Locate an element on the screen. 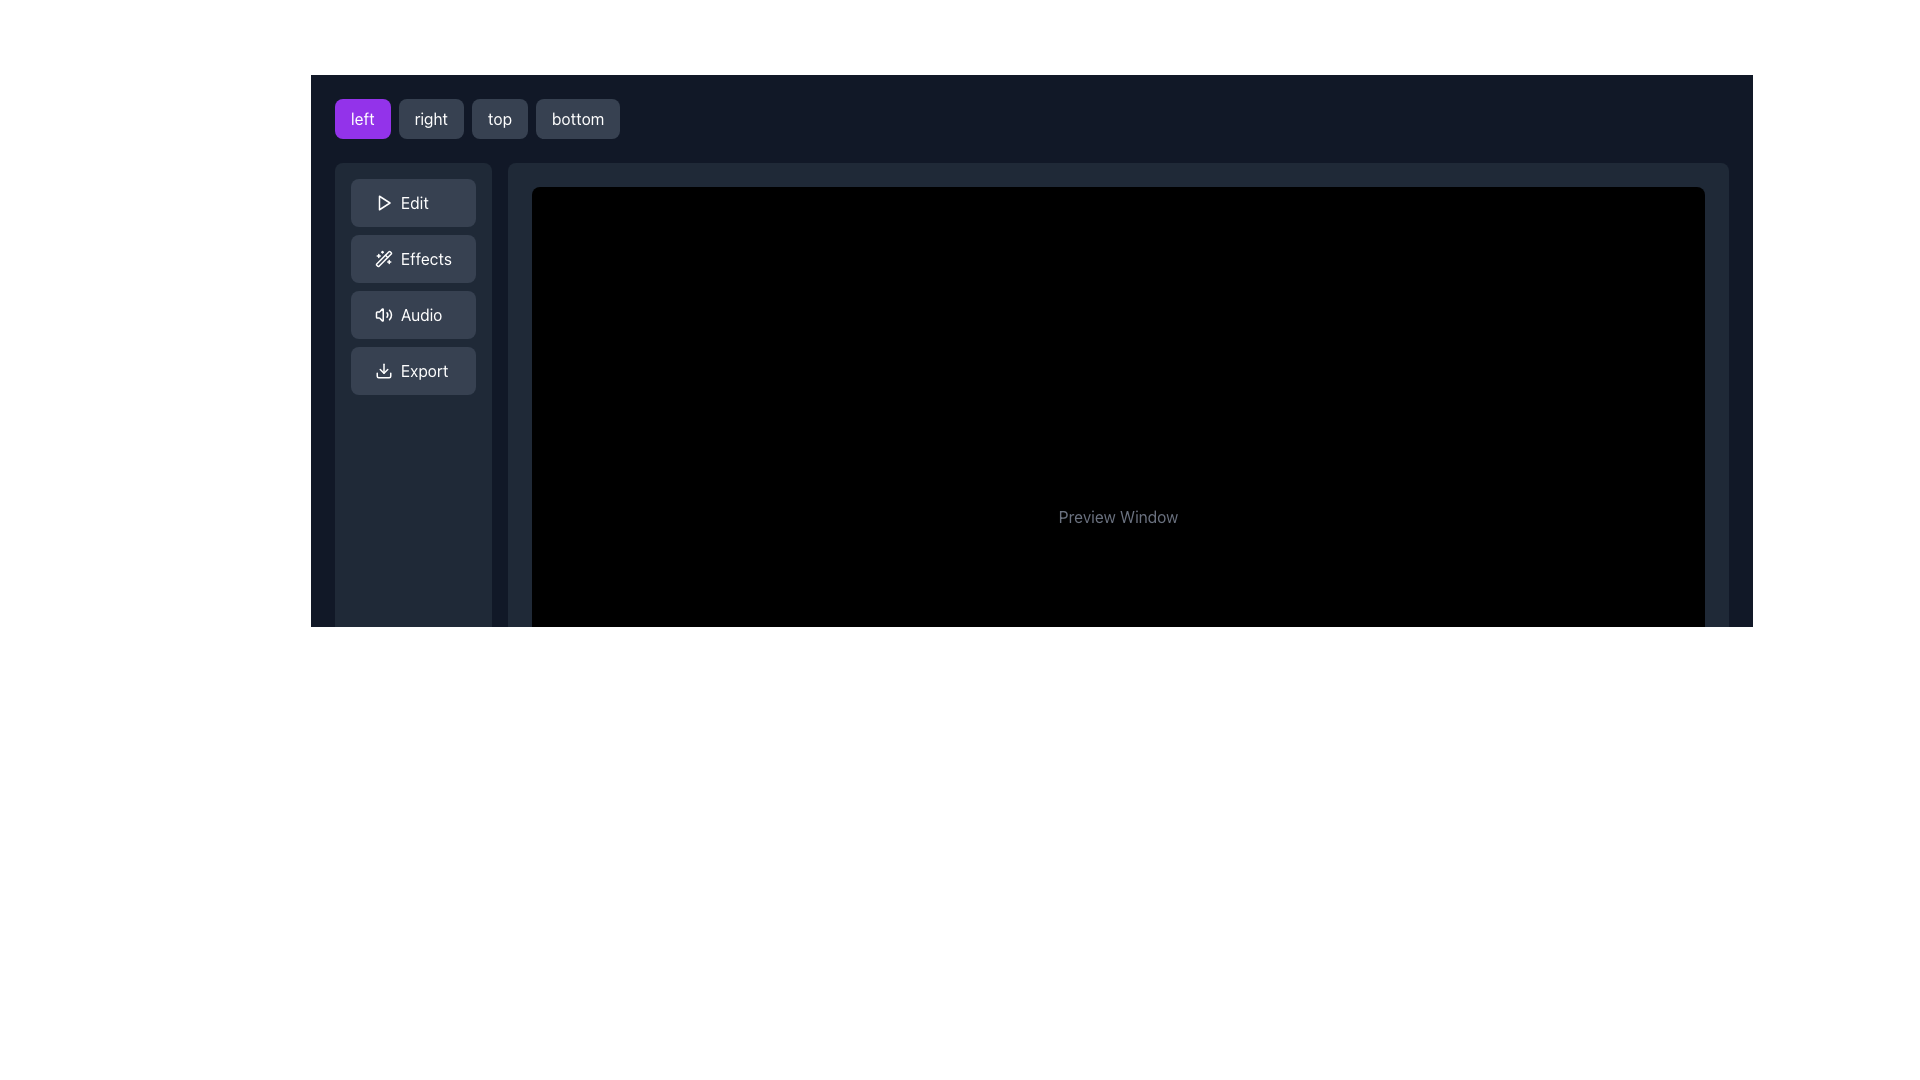  the button that activates effects, located between the 'Edit' and 'Audio' buttons in the vertical list is located at coordinates (412, 257).